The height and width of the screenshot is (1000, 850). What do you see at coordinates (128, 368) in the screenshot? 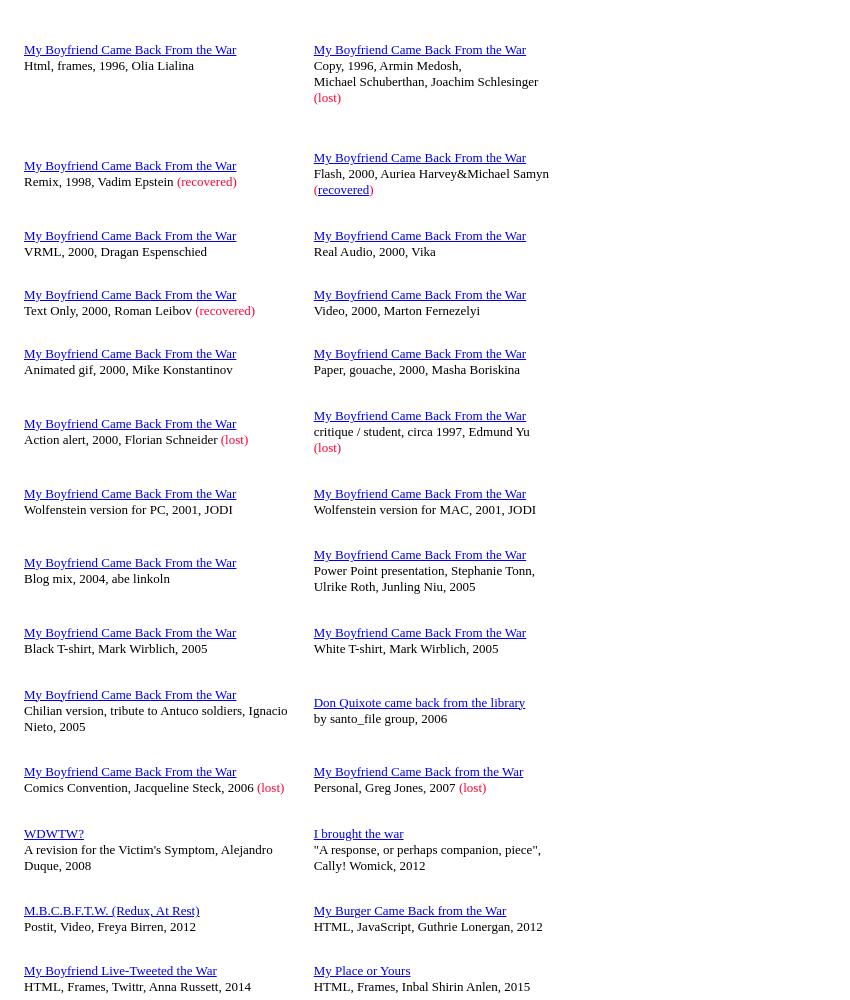
I see `'Animated gif, 2000, Mike Konstantinov'` at bounding box center [128, 368].